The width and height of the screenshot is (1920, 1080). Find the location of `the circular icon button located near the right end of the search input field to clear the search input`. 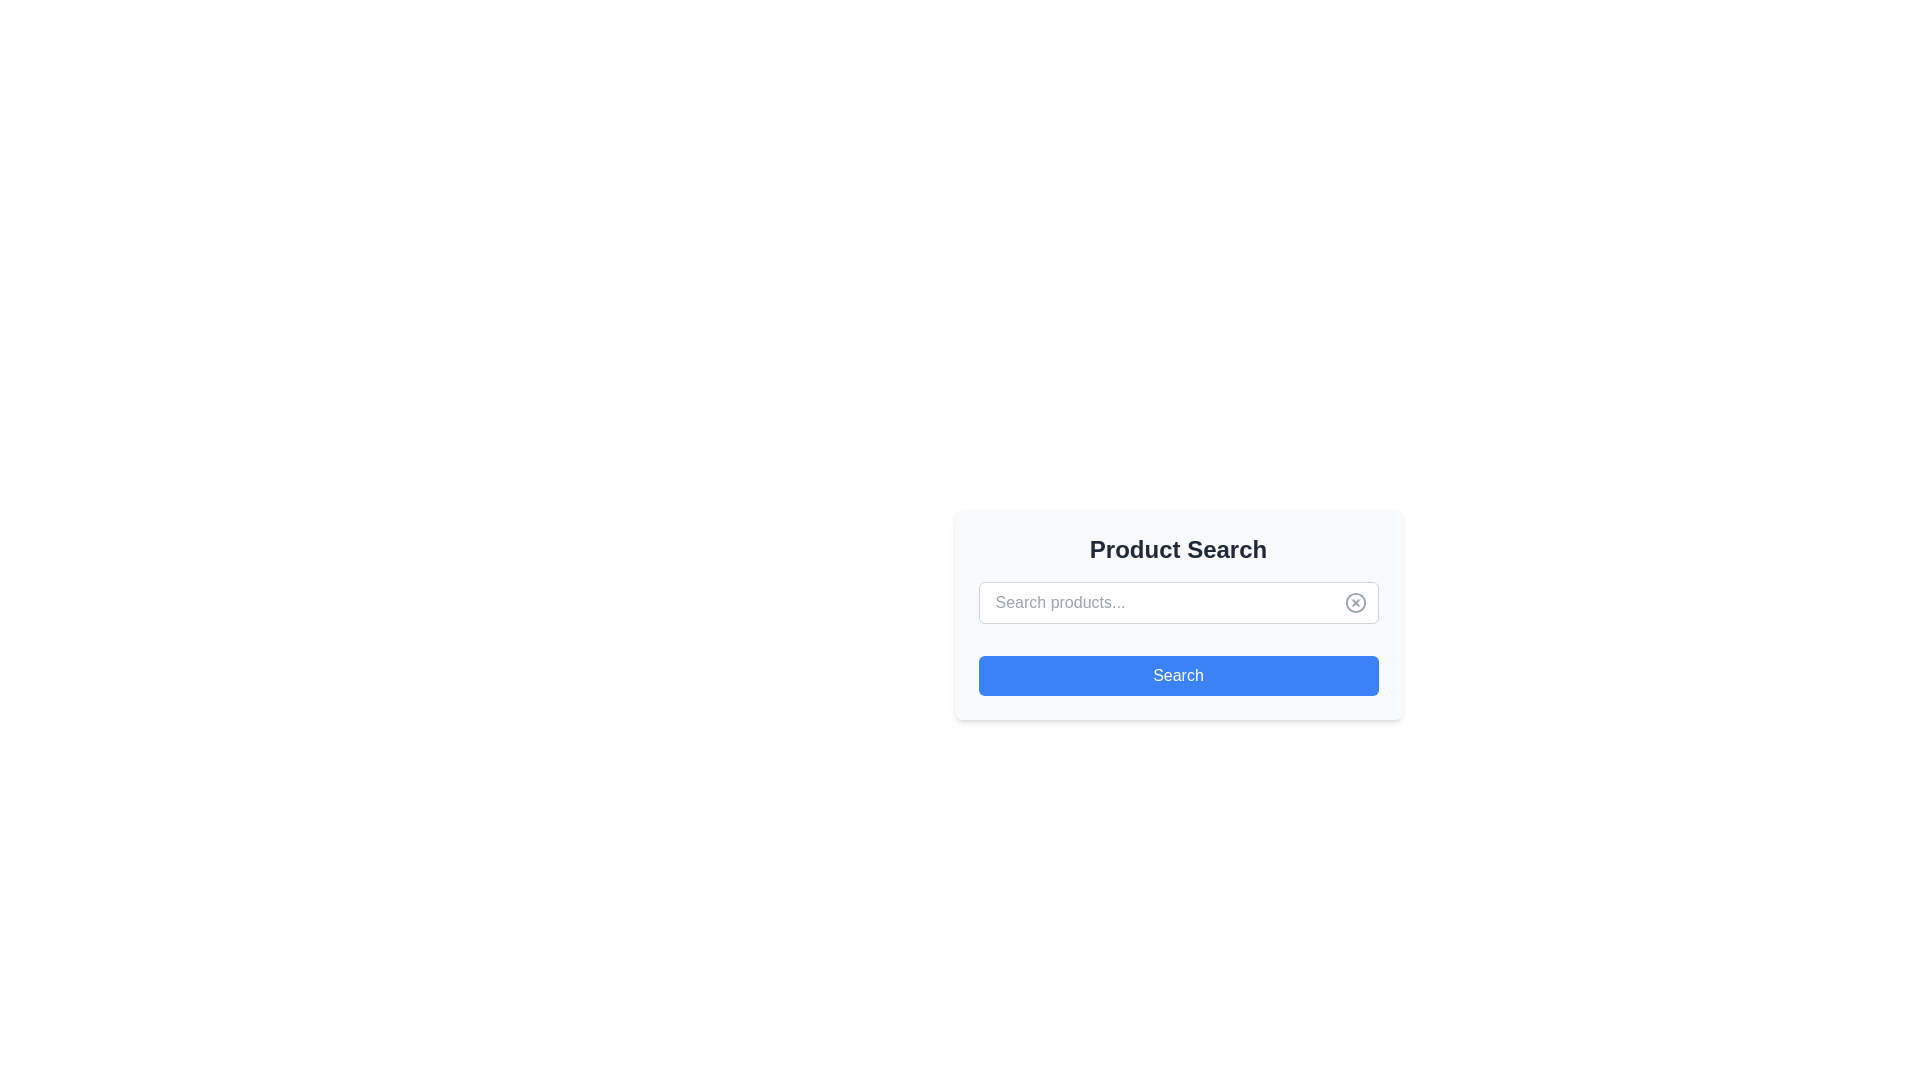

the circular icon button located near the right end of the search input field to clear the search input is located at coordinates (1355, 601).